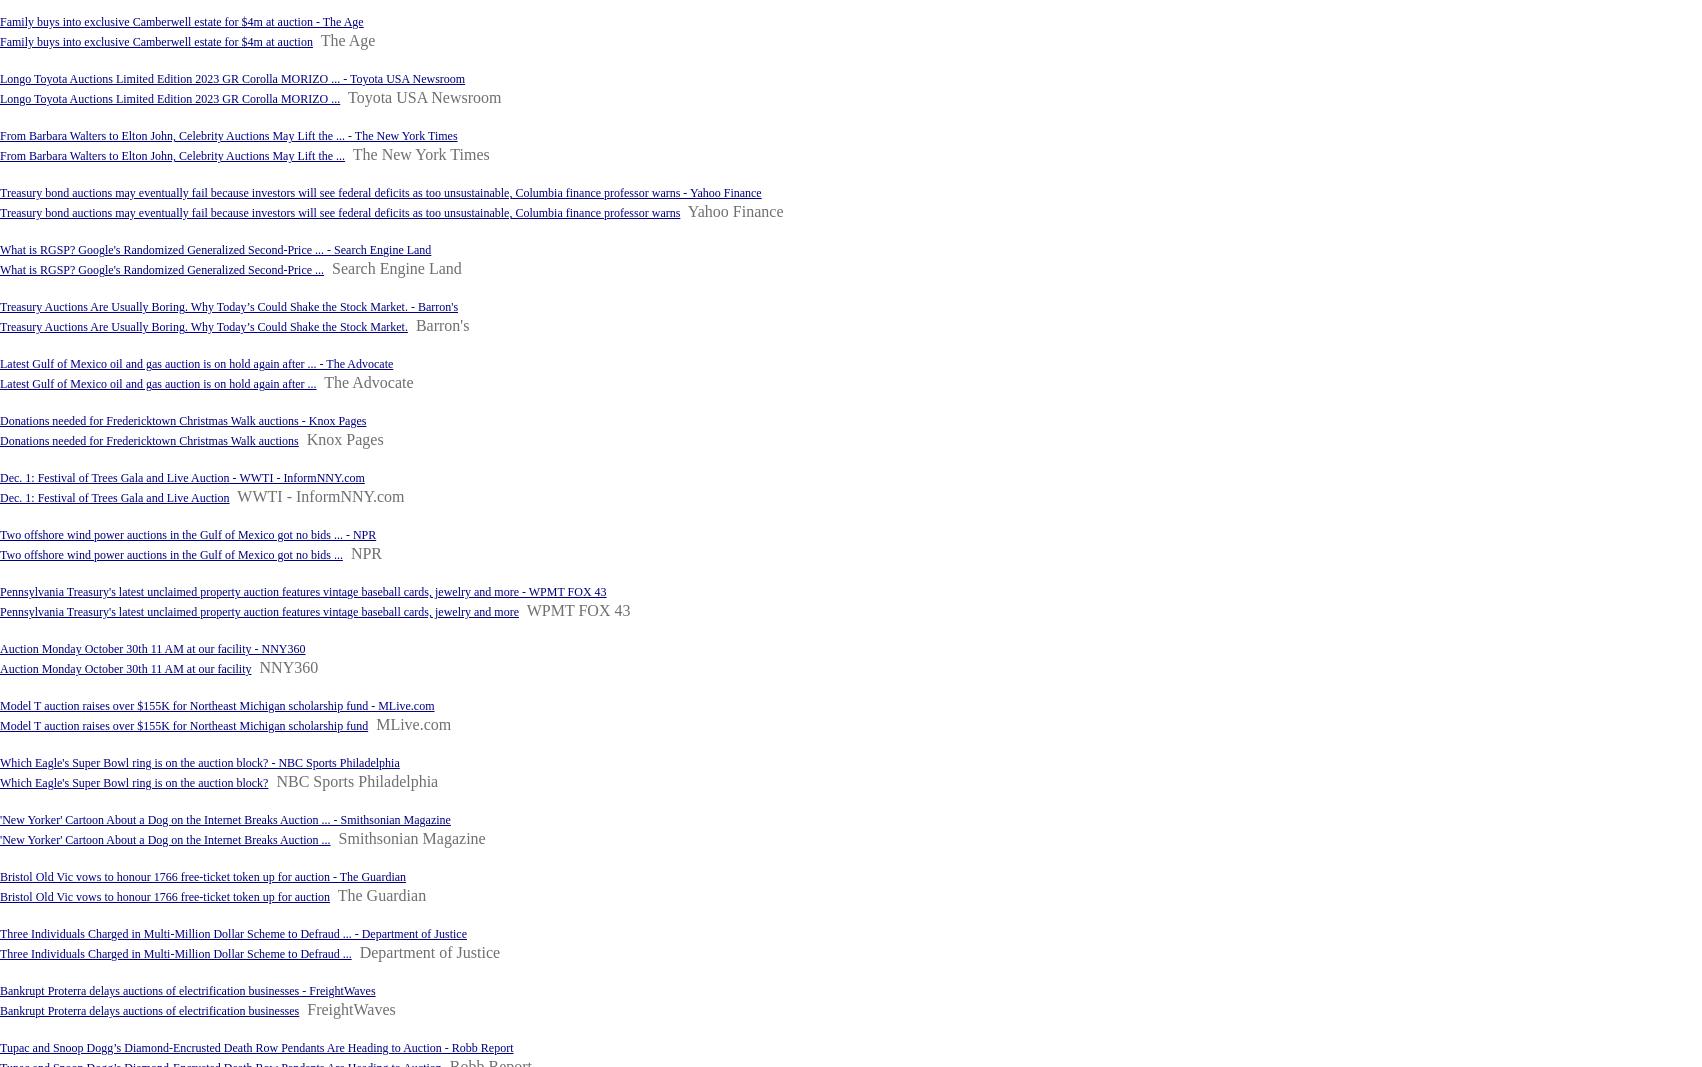 This screenshot has height=1067, width=1702. I want to click on 'Latest Gulf of Mexico oil and gas auction is on hold again after ...', so click(156, 383).